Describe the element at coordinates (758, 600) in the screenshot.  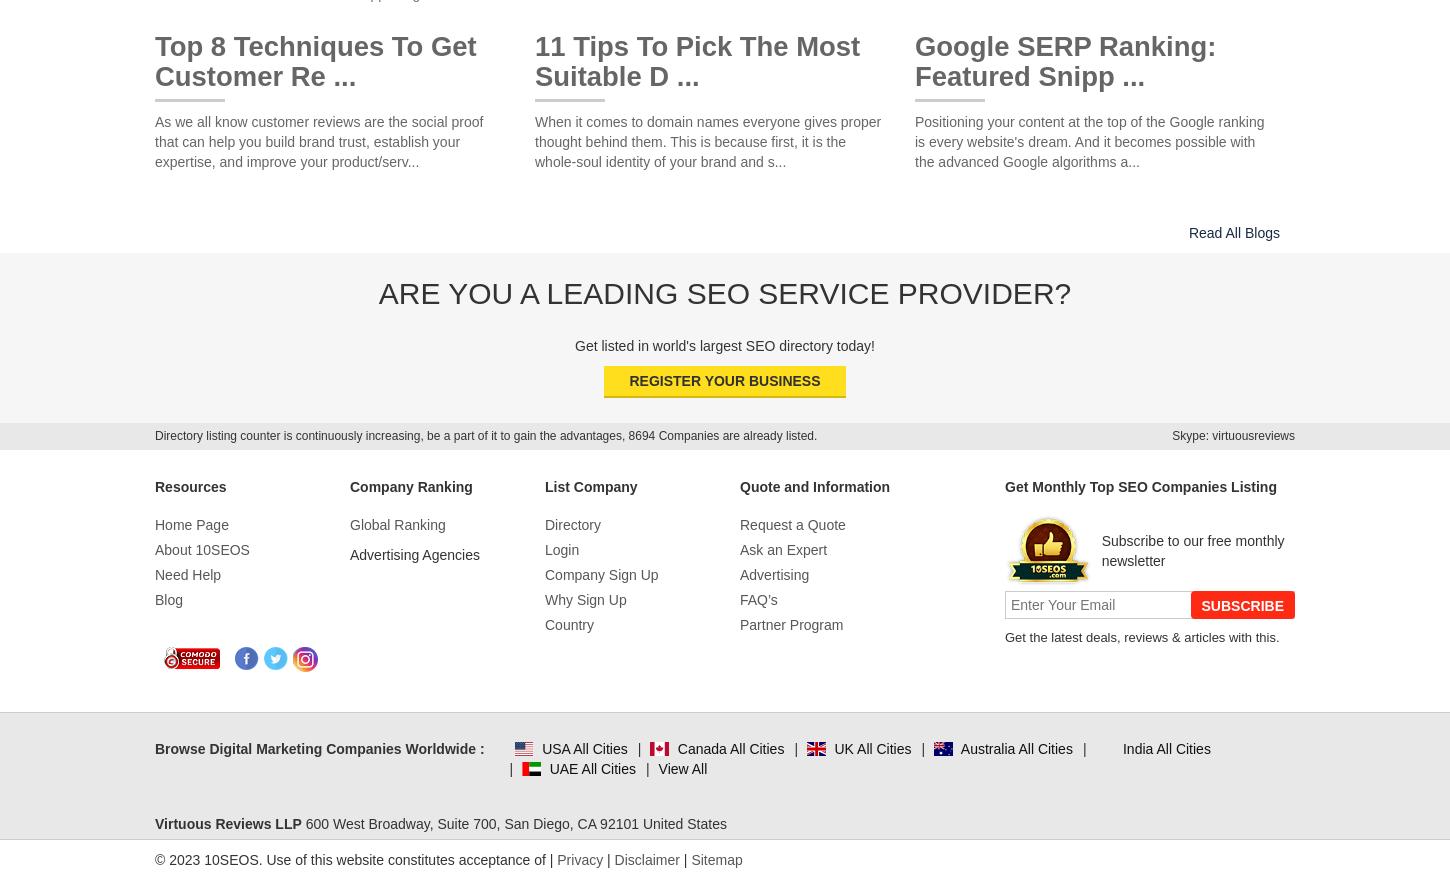
I see `'FAQ’s'` at that location.